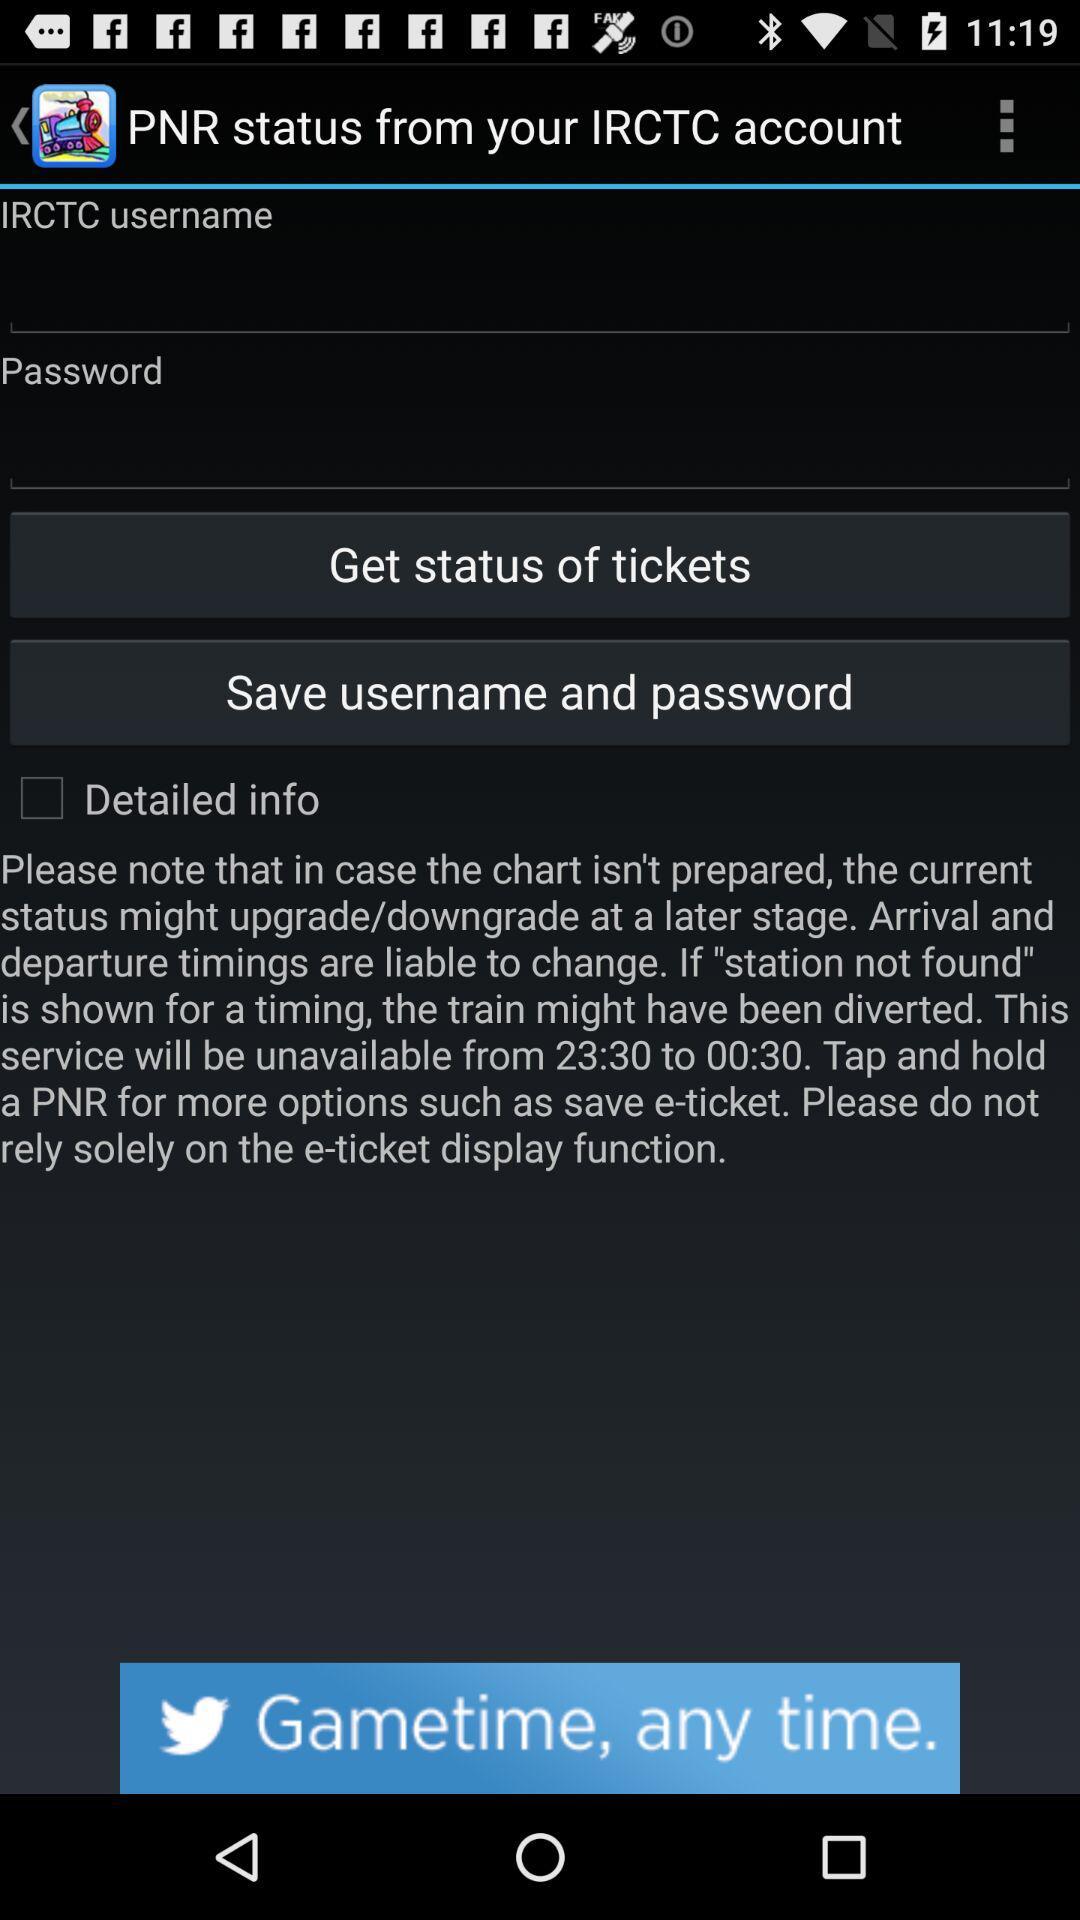 The width and height of the screenshot is (1080, 1920). Describe the element at coordinates (540, 290) in the screenshot. I see `username` at that location.